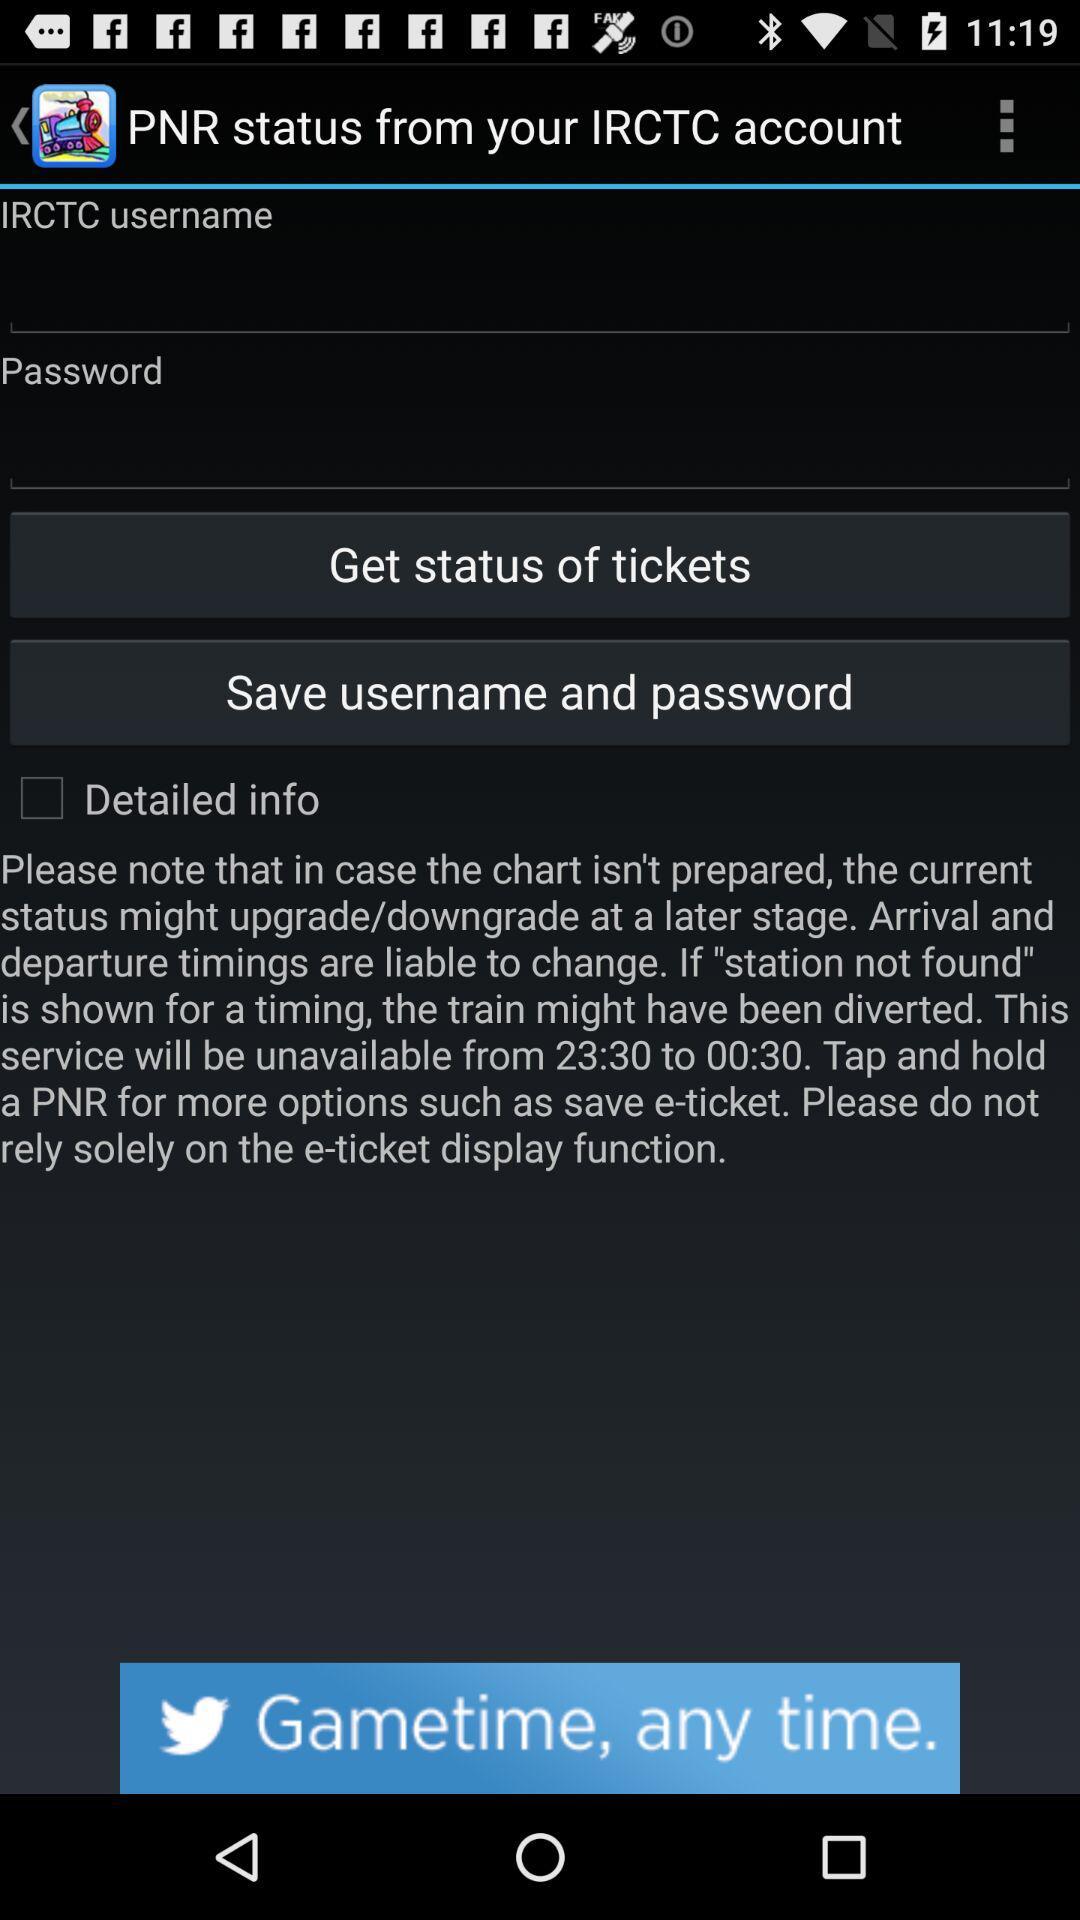 The width and height of the screenshot is (1080, 1920). Describe the element at coordinates (540, 290) in the screenshot. I see `username` at that location.